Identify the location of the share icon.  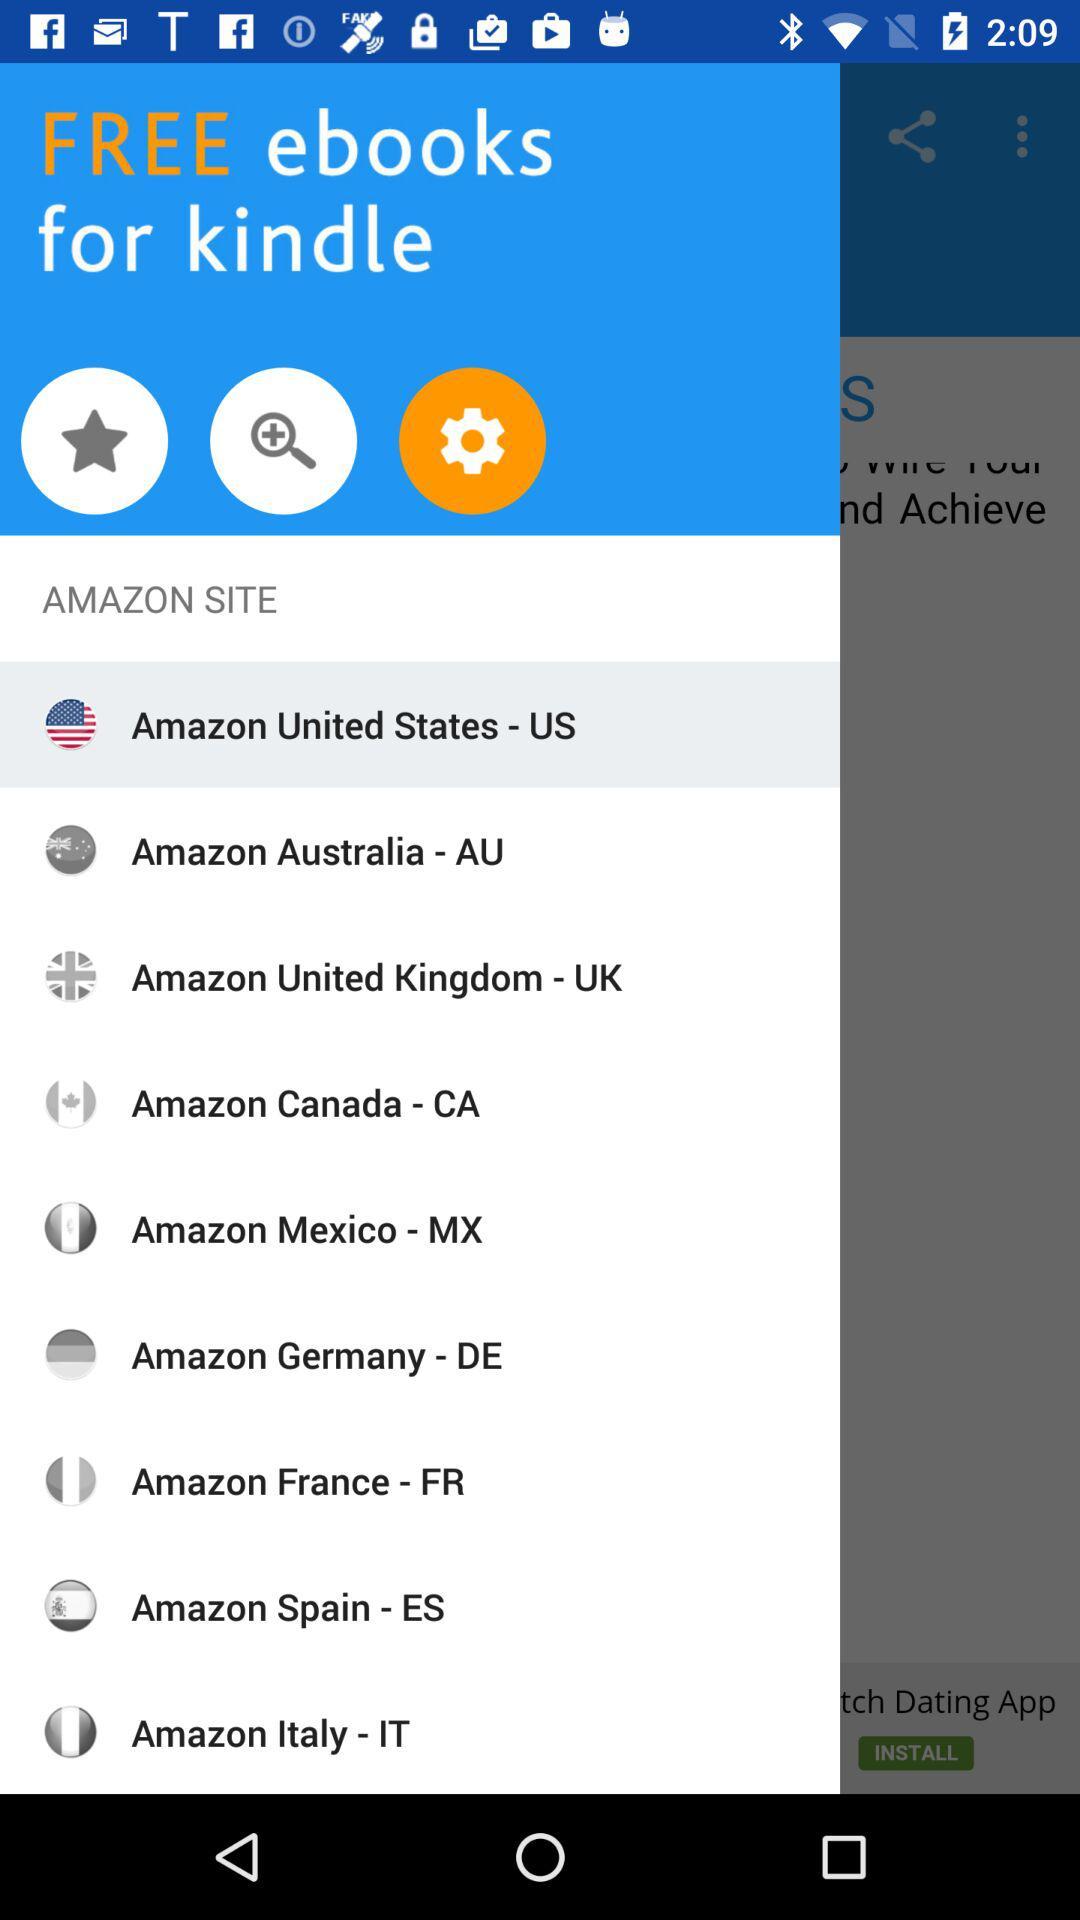
(911, 135).